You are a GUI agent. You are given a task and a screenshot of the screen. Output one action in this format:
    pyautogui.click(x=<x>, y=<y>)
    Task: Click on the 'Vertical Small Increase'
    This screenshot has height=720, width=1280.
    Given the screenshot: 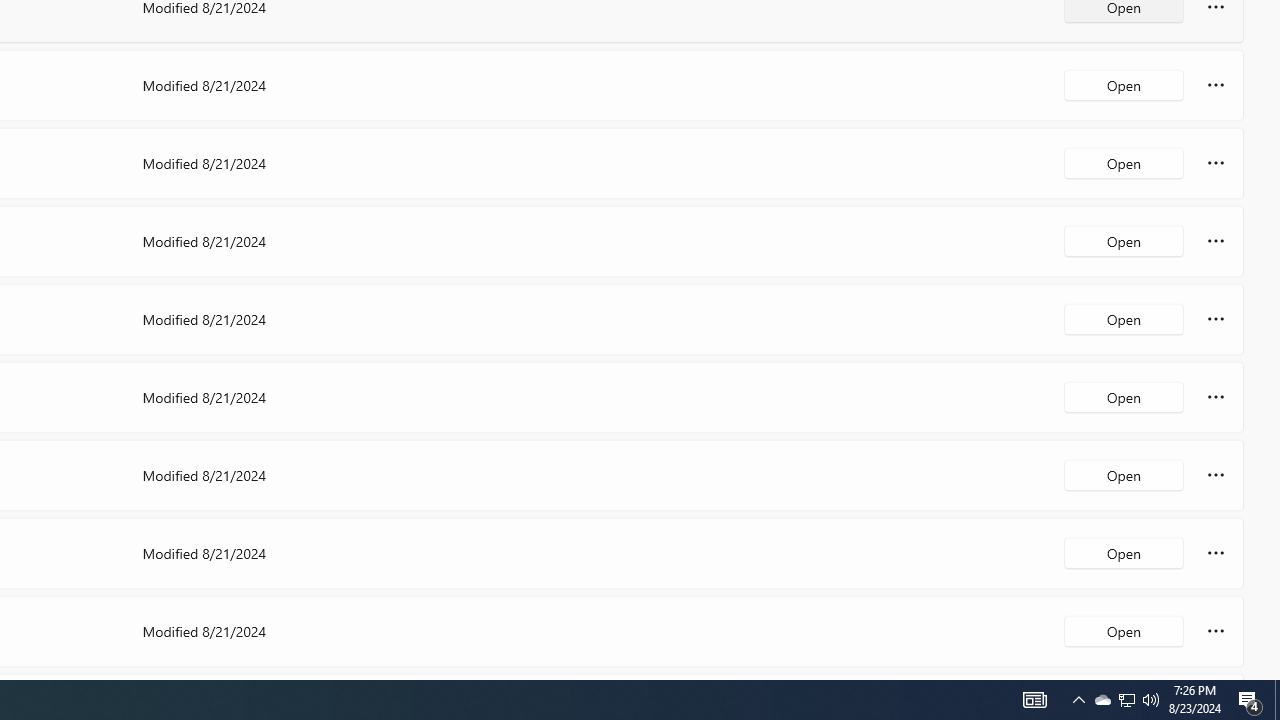 What is the action you would take?
    pyautogui.click(x=1271, y=672)
    